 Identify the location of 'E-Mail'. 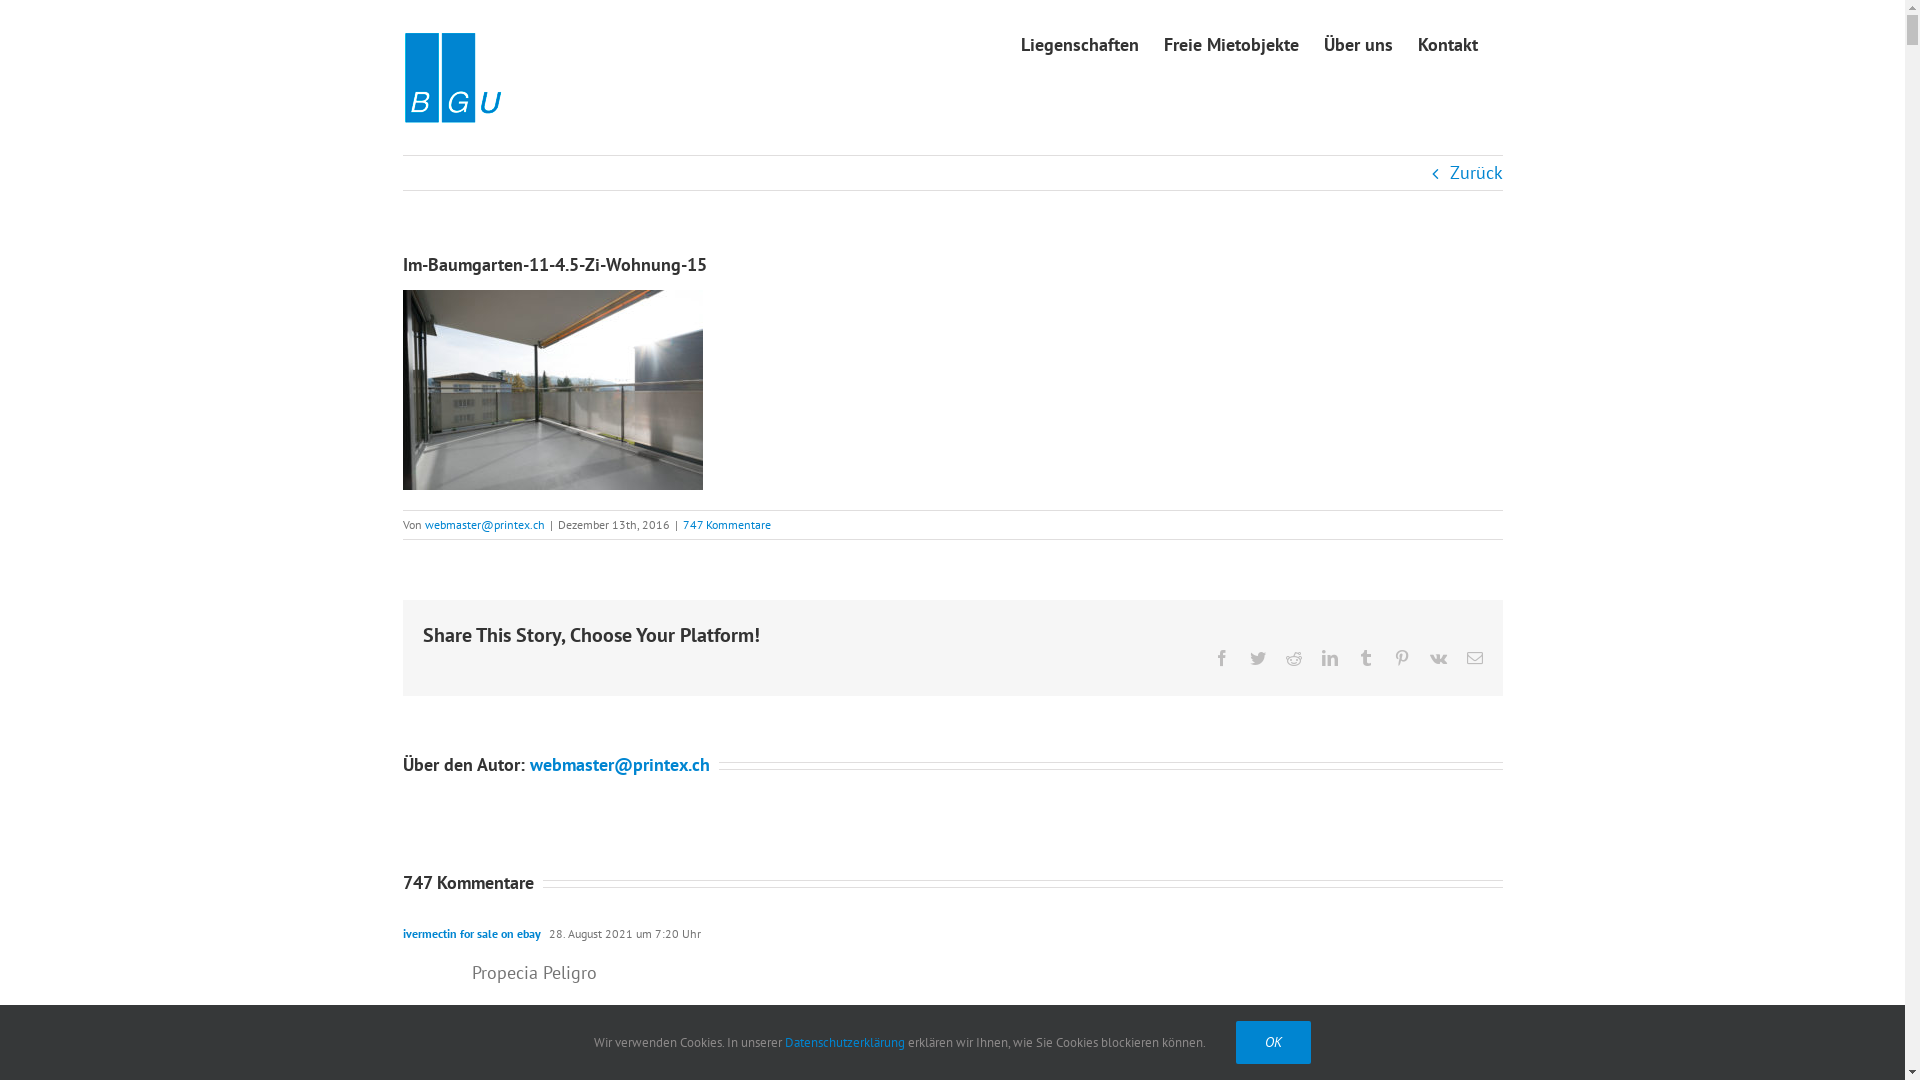
(1465, 658).